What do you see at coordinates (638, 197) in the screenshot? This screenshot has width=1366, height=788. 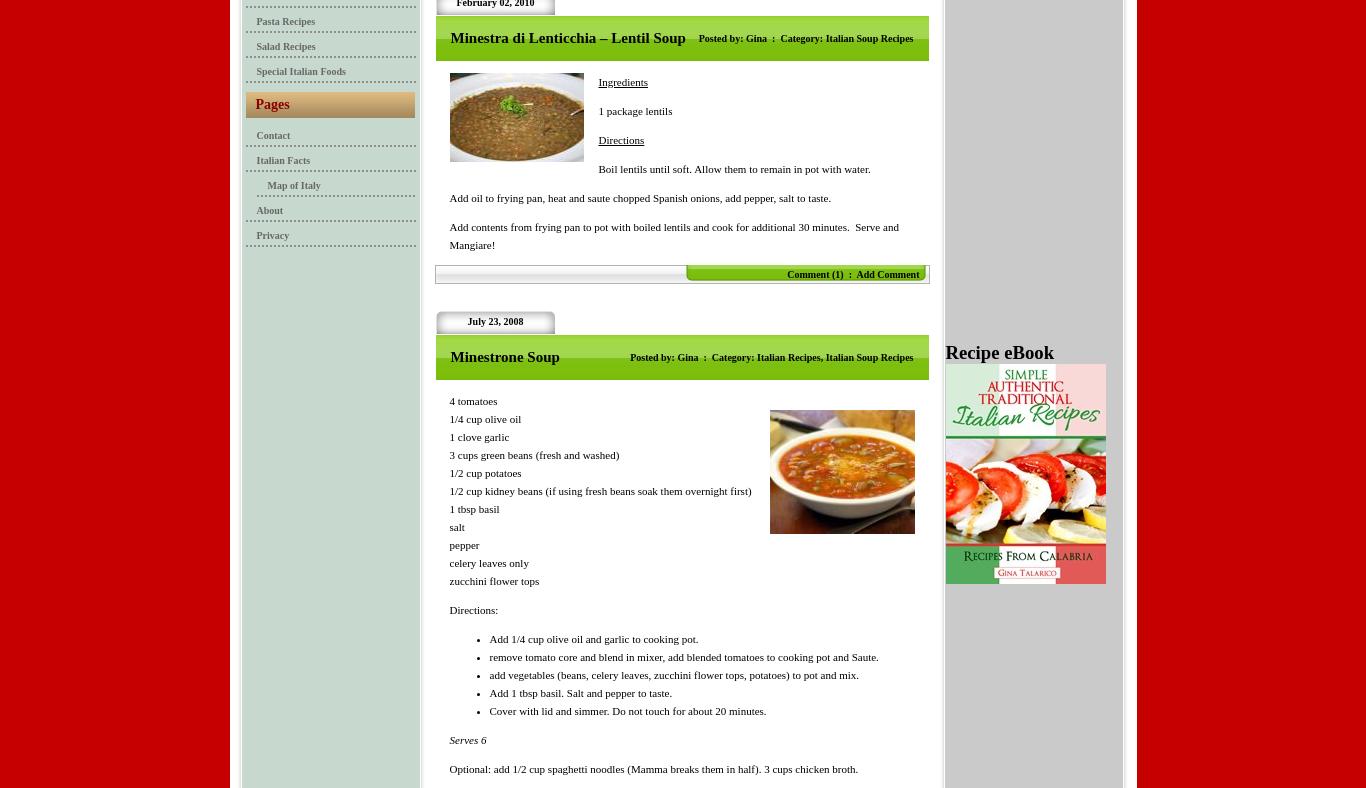 I see `'Add oil to frying pan, heat and saute chopped Spanish onions, add pepper, salt to taste.'` at bounding box center [638, 197].